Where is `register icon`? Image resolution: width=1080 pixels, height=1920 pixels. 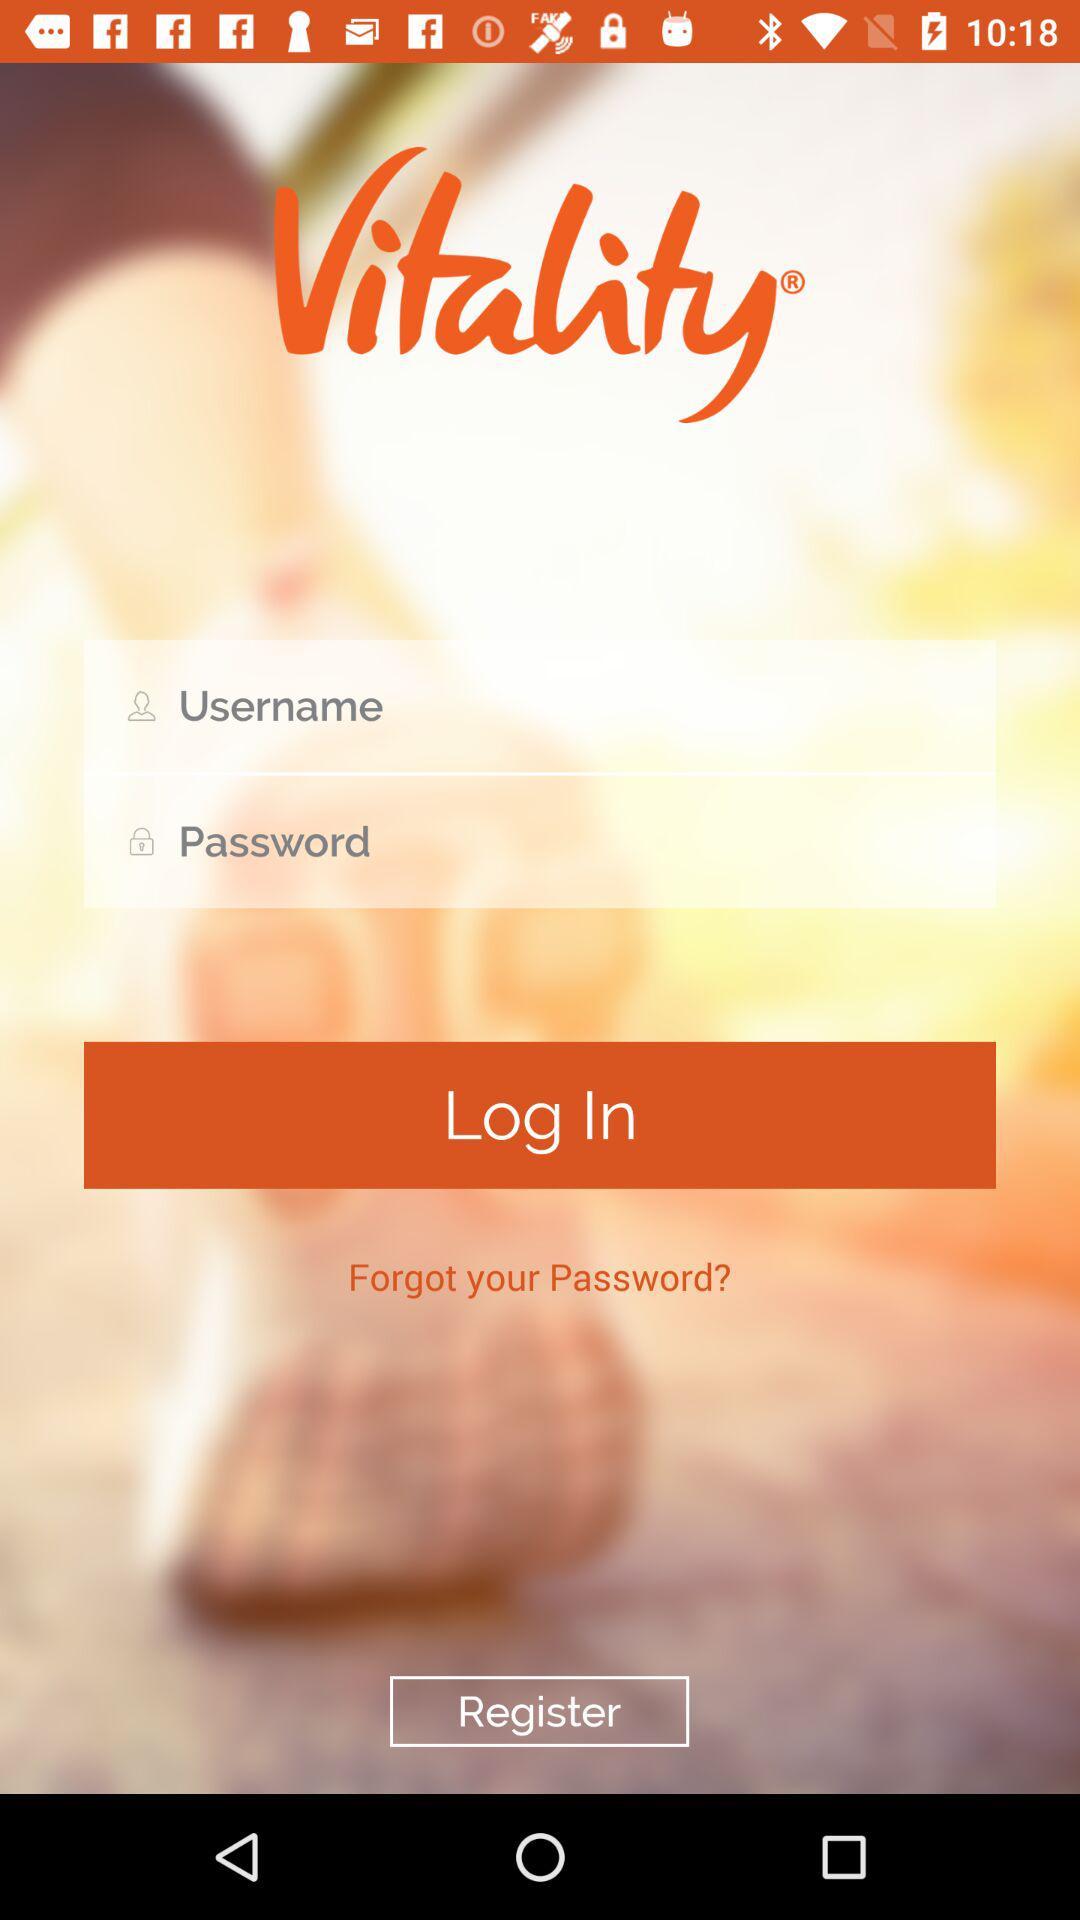
register icon is located at coordinates (538, 1710).